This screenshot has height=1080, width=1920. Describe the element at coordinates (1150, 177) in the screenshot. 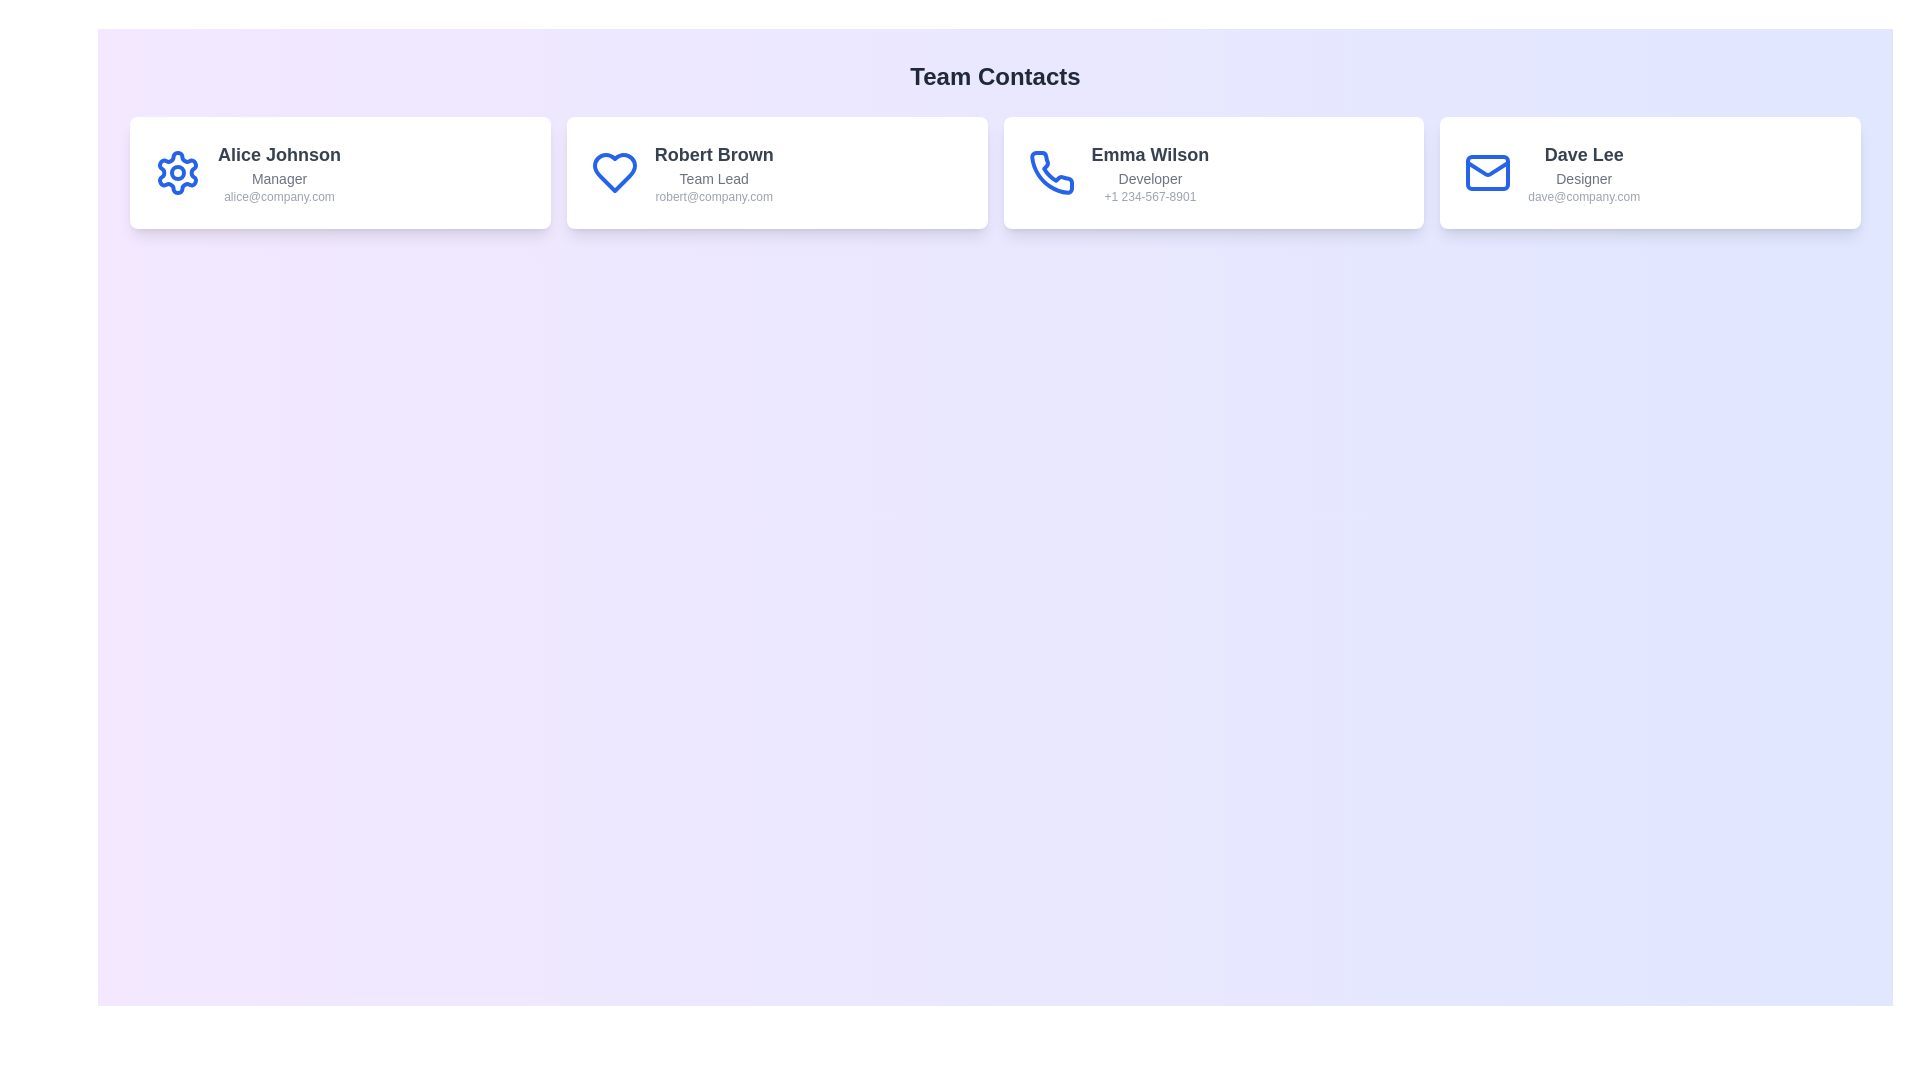

I see `the informational text label describing the professional role or title of the contact 'Emma Wilson' located in the second position of the contact card` at that location.